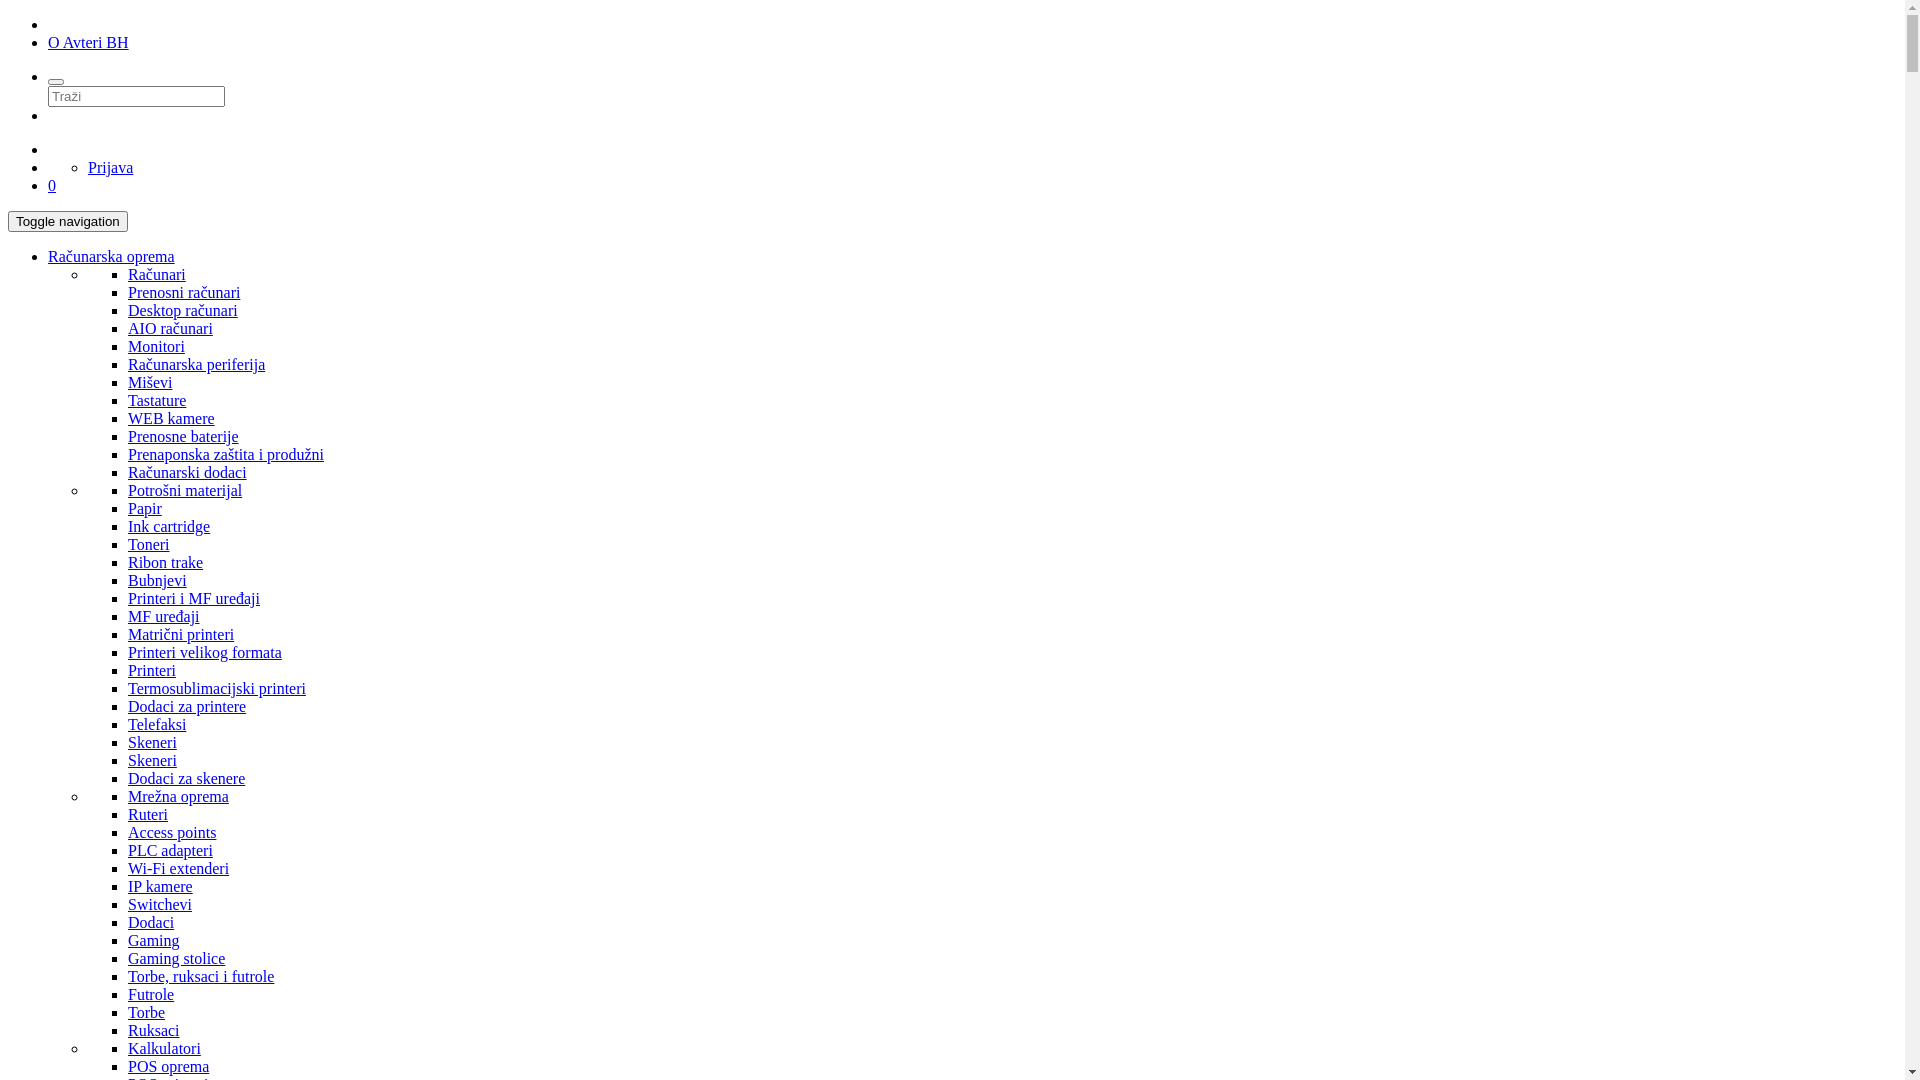 The image size is (1920, 1080). I want to click on 'Futrole', so click(149, 994).